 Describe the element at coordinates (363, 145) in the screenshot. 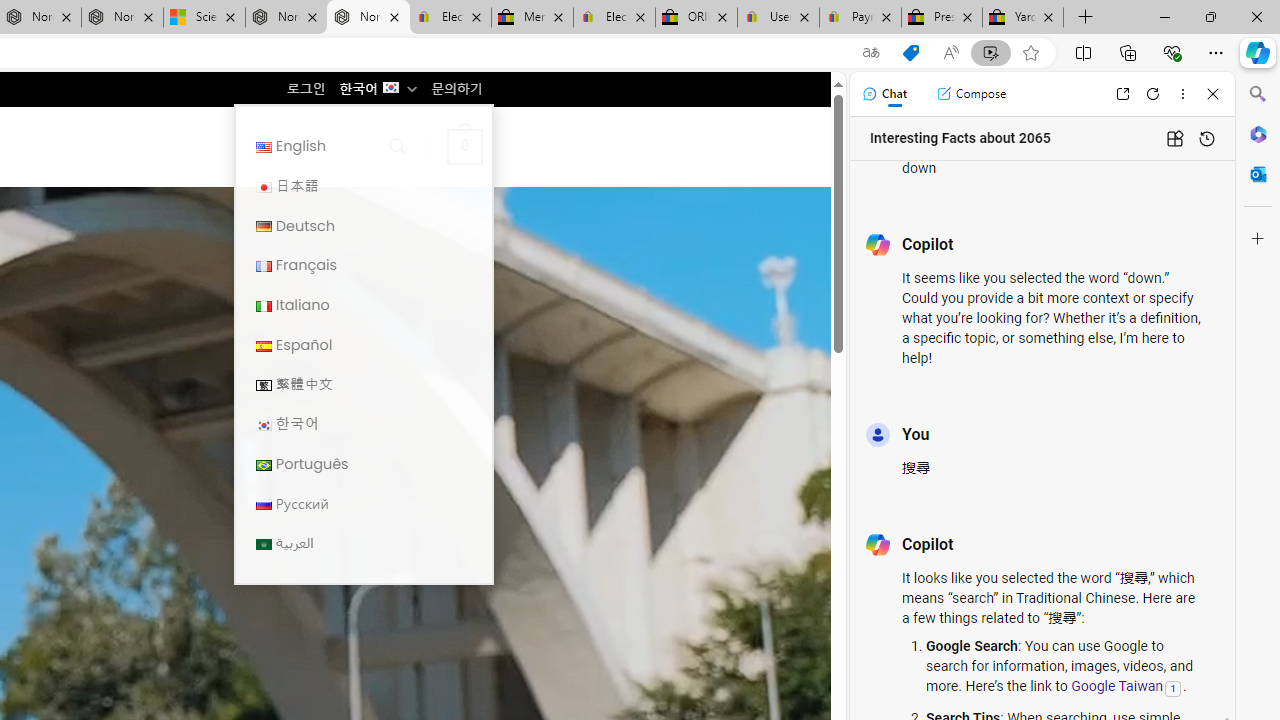

I see `' English'` at that location.